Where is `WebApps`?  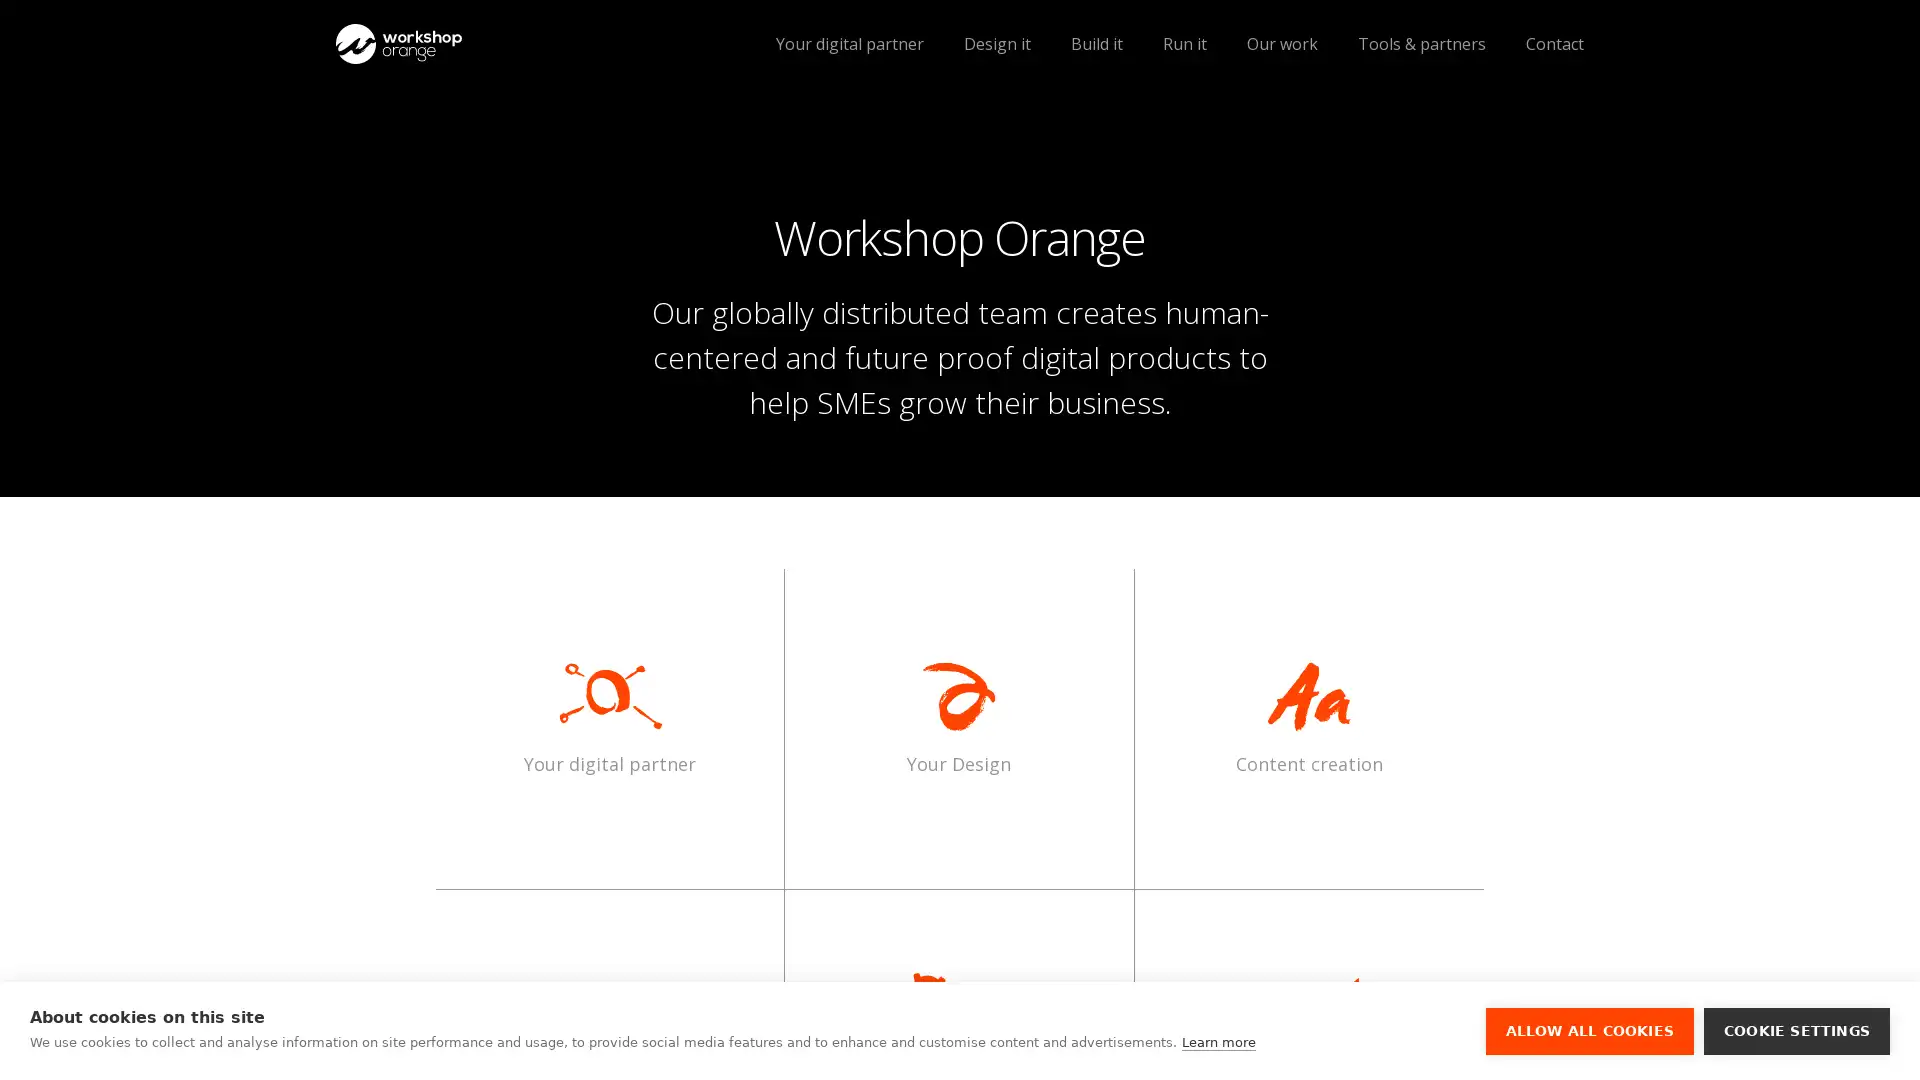
WebApps is located at coordinates (493, 206).